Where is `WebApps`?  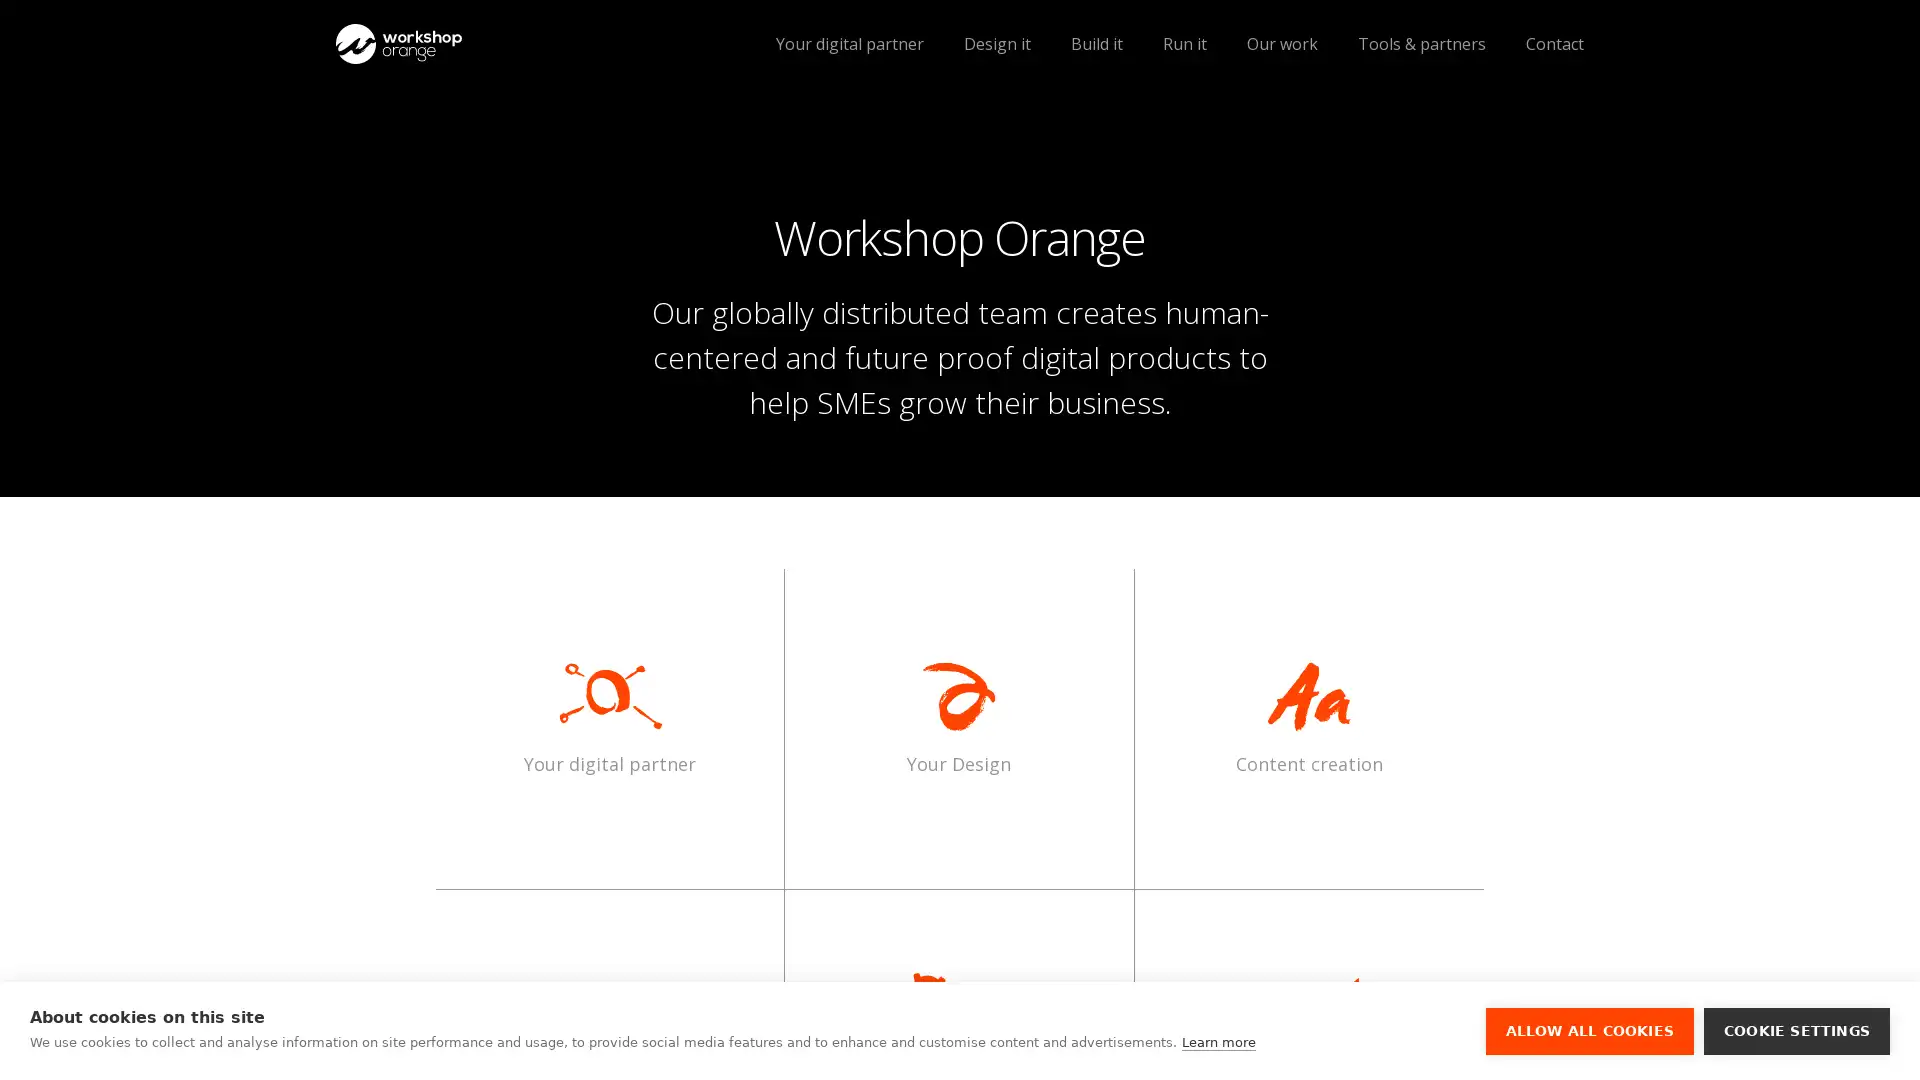
WebApps is located at coordinates (493, 206).